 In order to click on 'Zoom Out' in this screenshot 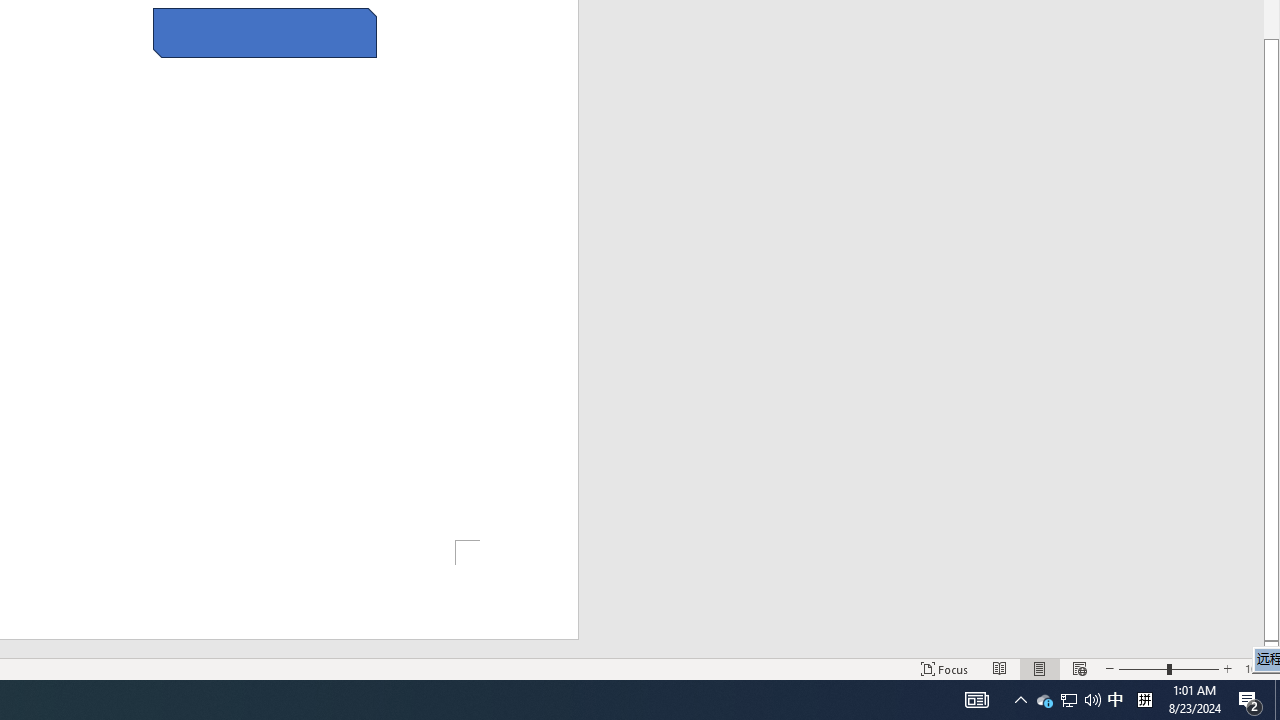, I will do `click(1143, 669)`.